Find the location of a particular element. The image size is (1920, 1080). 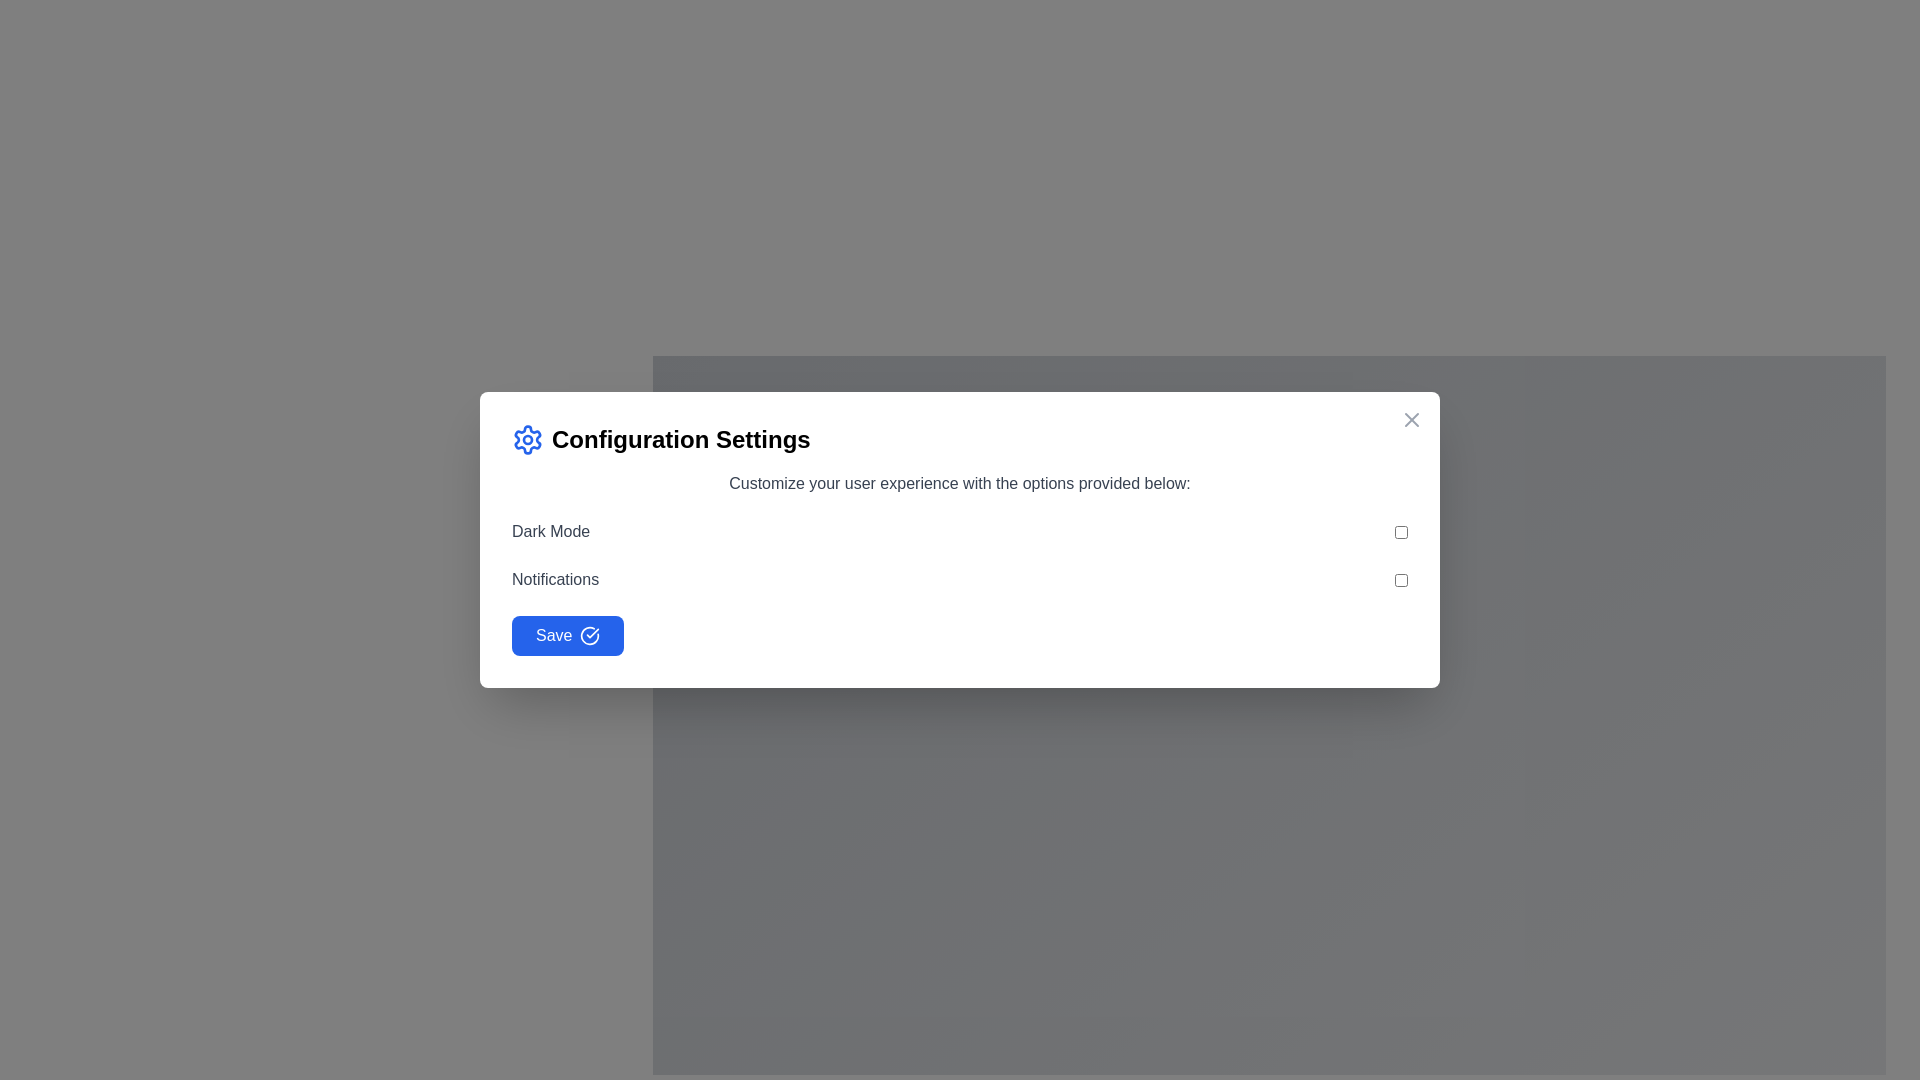

the toggle button styled as a checkbox located to the right of the text 'Notifications' is located at coordinates (1400, 579).